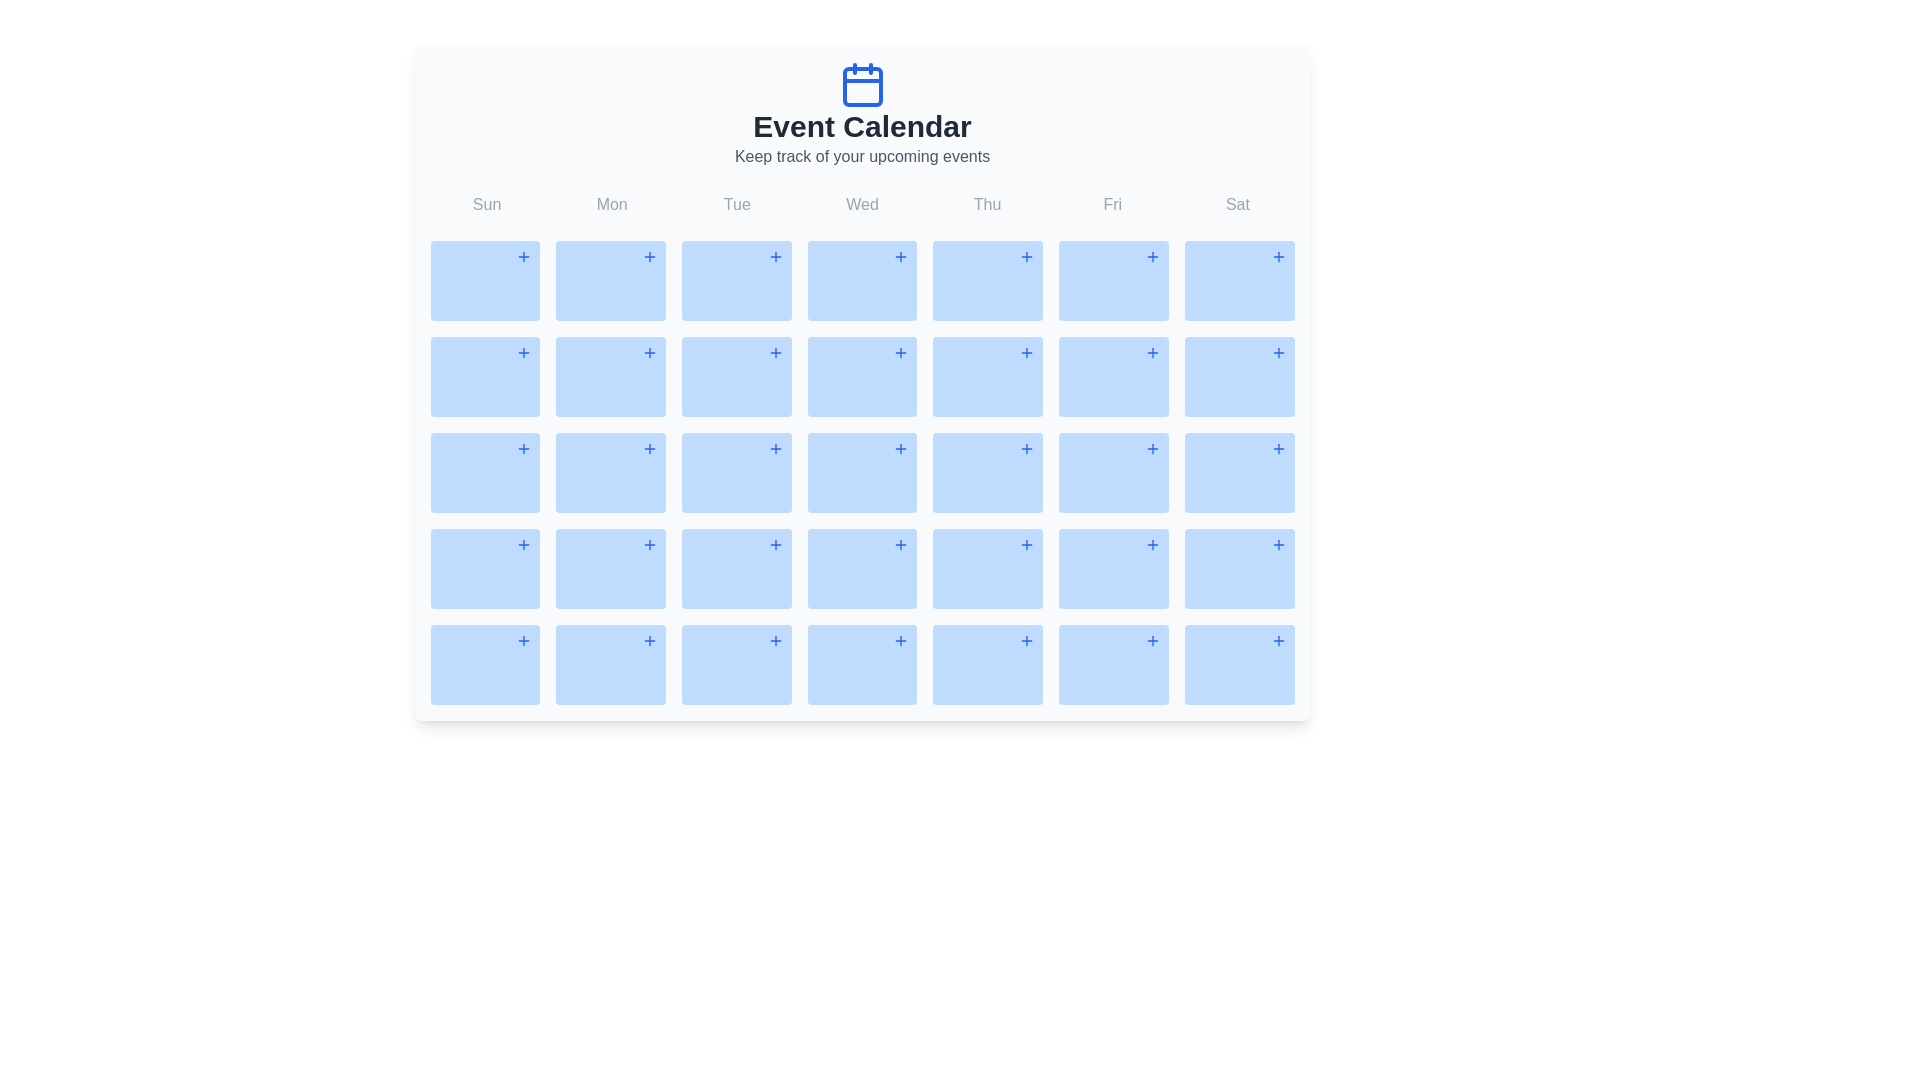  I want to click on the button located, so click(1277, 447).